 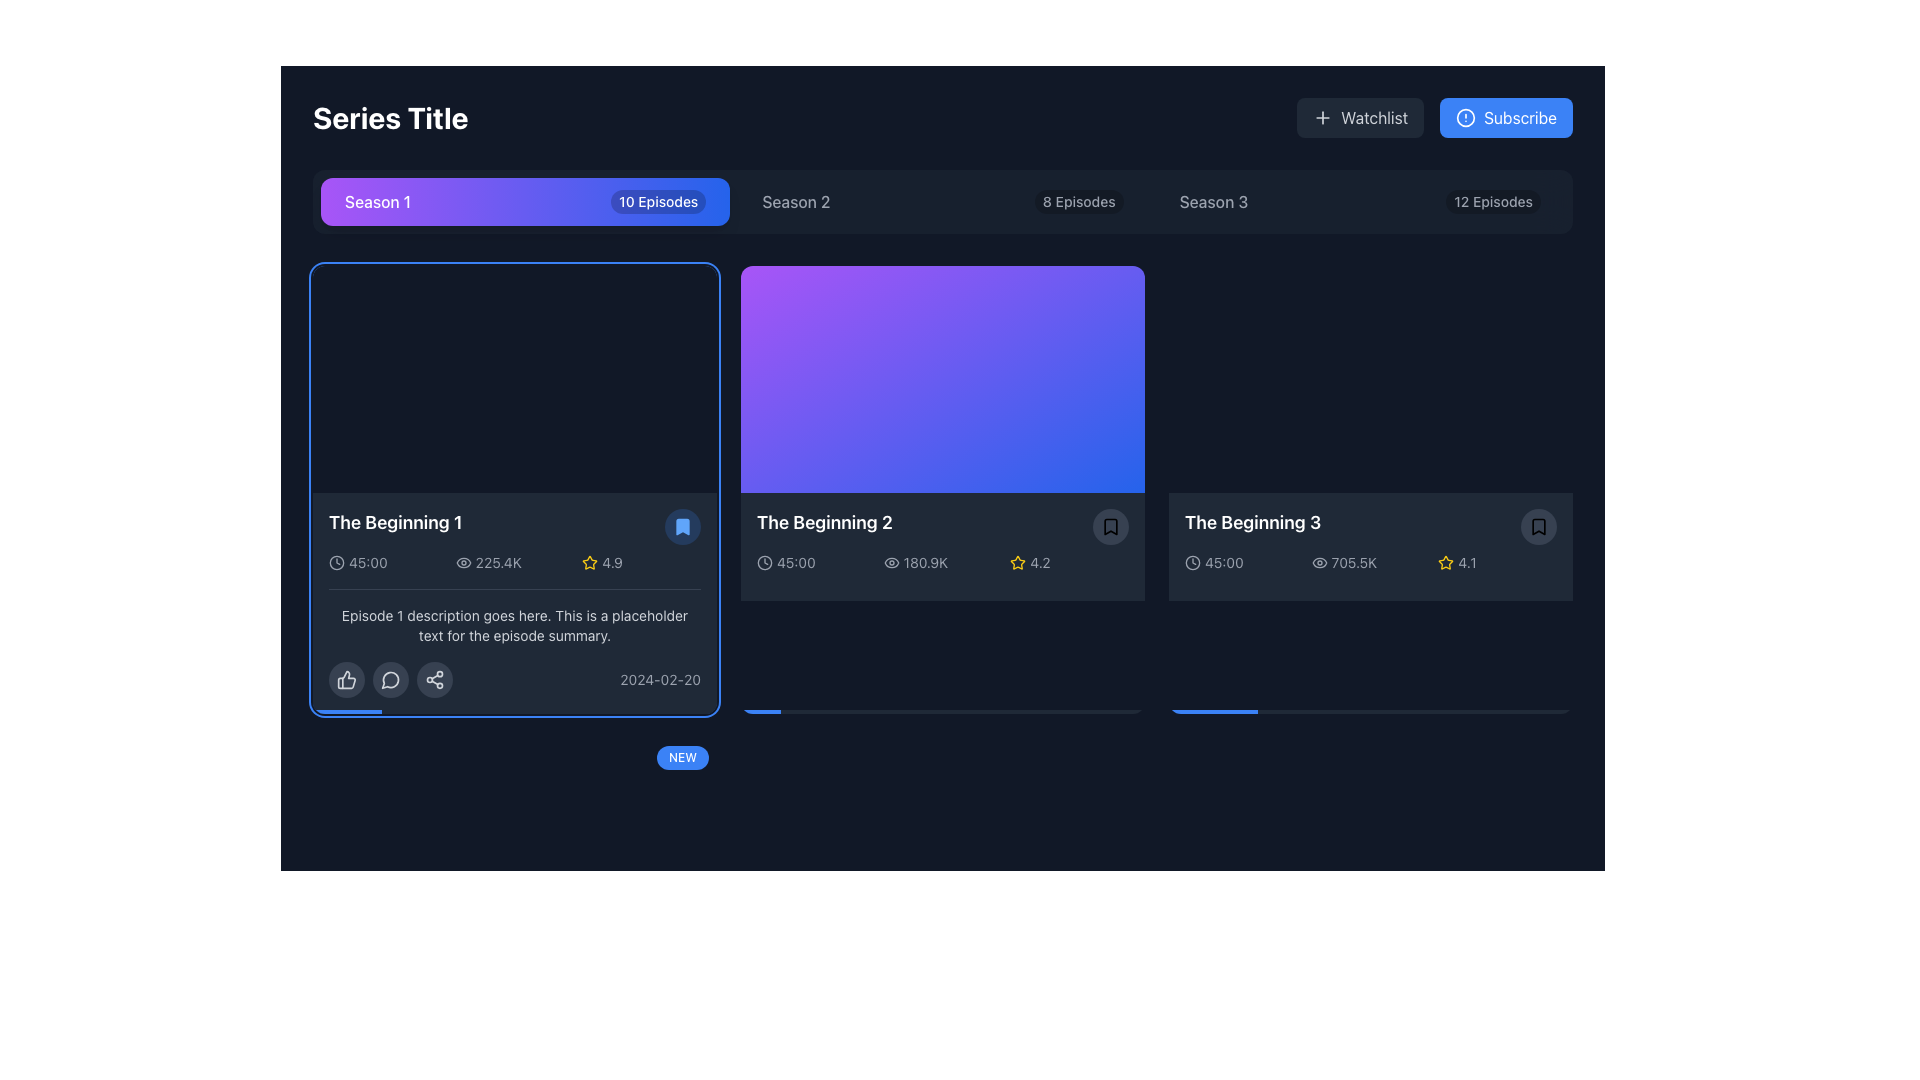 I want to click on the circle graphical component representing the currentTime indicator within the clock icon at the bottom metadata section of the card named 'The Beginning 3', so click(x=1193, y=563).